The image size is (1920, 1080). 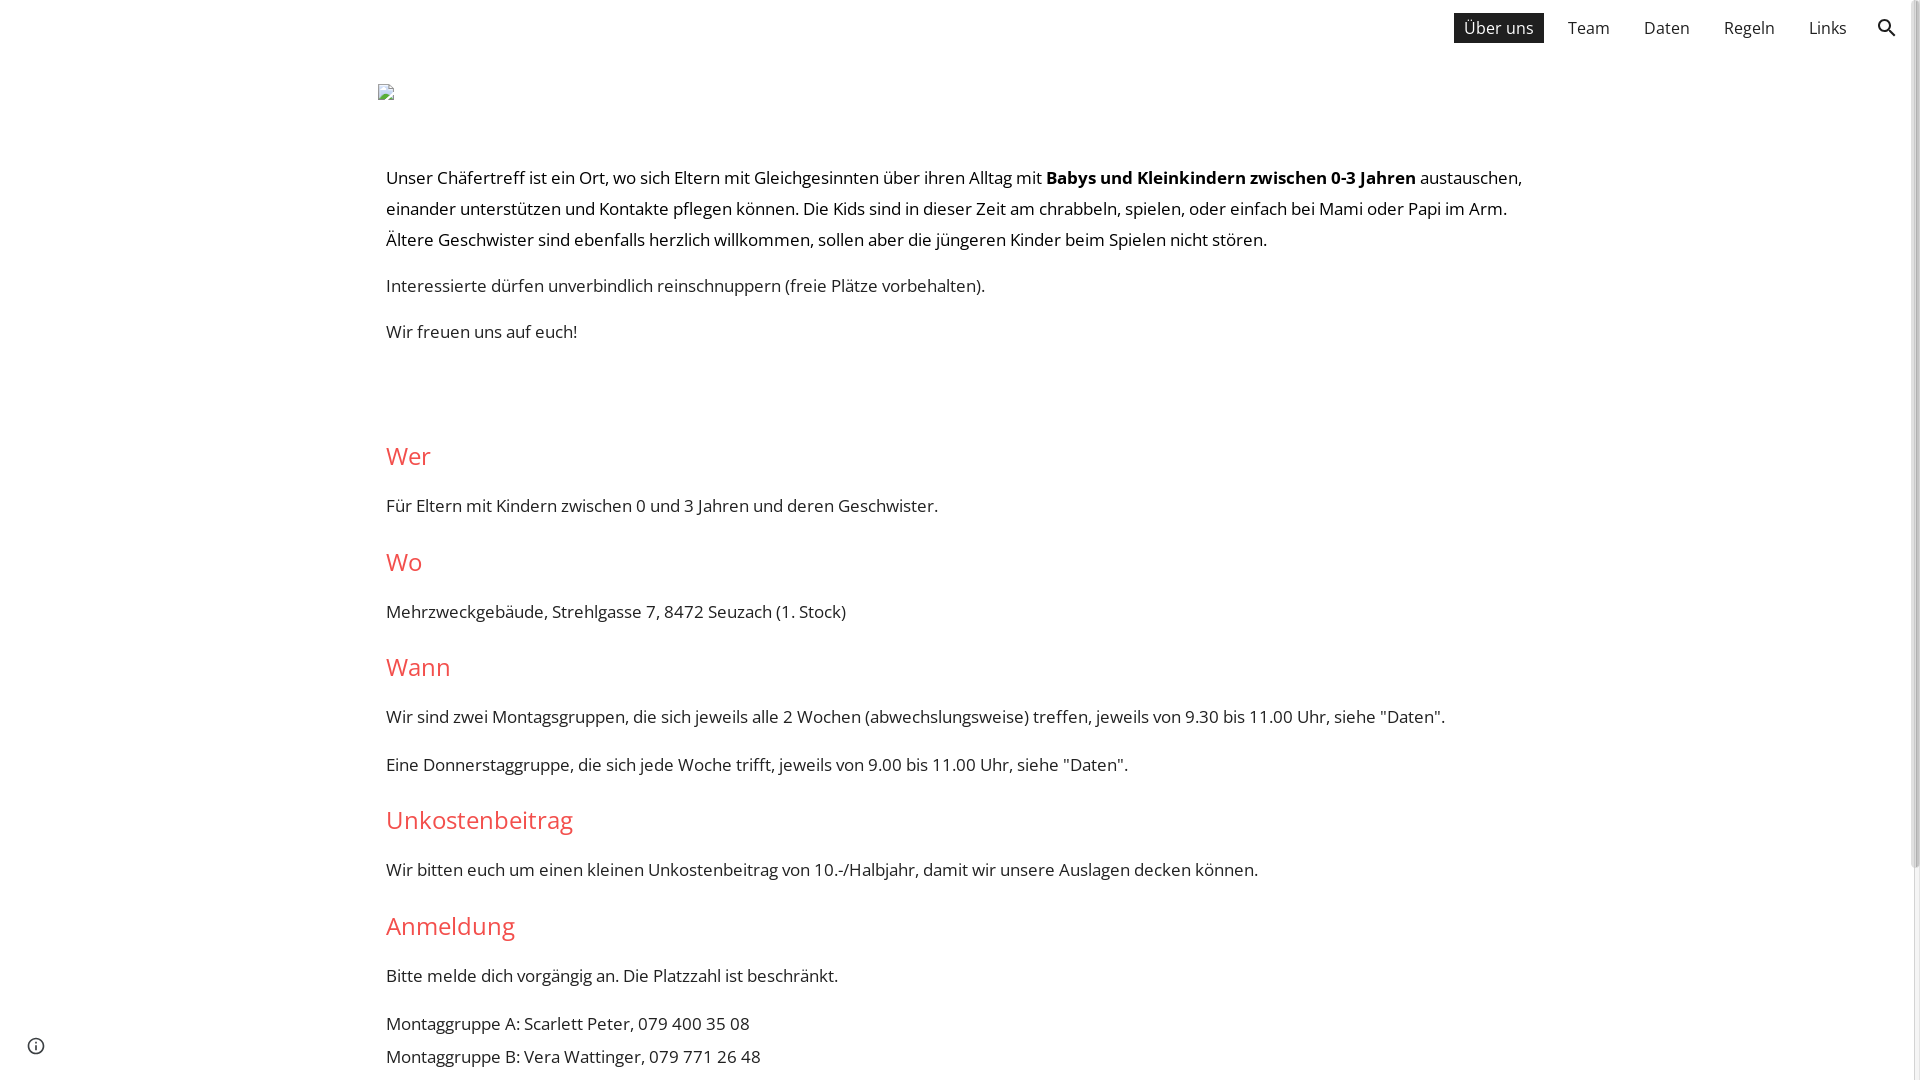 What do you see at coordinates (1666, 27) in the screenshot?
I see `'Daten'` at bounding box center [1666, 27].